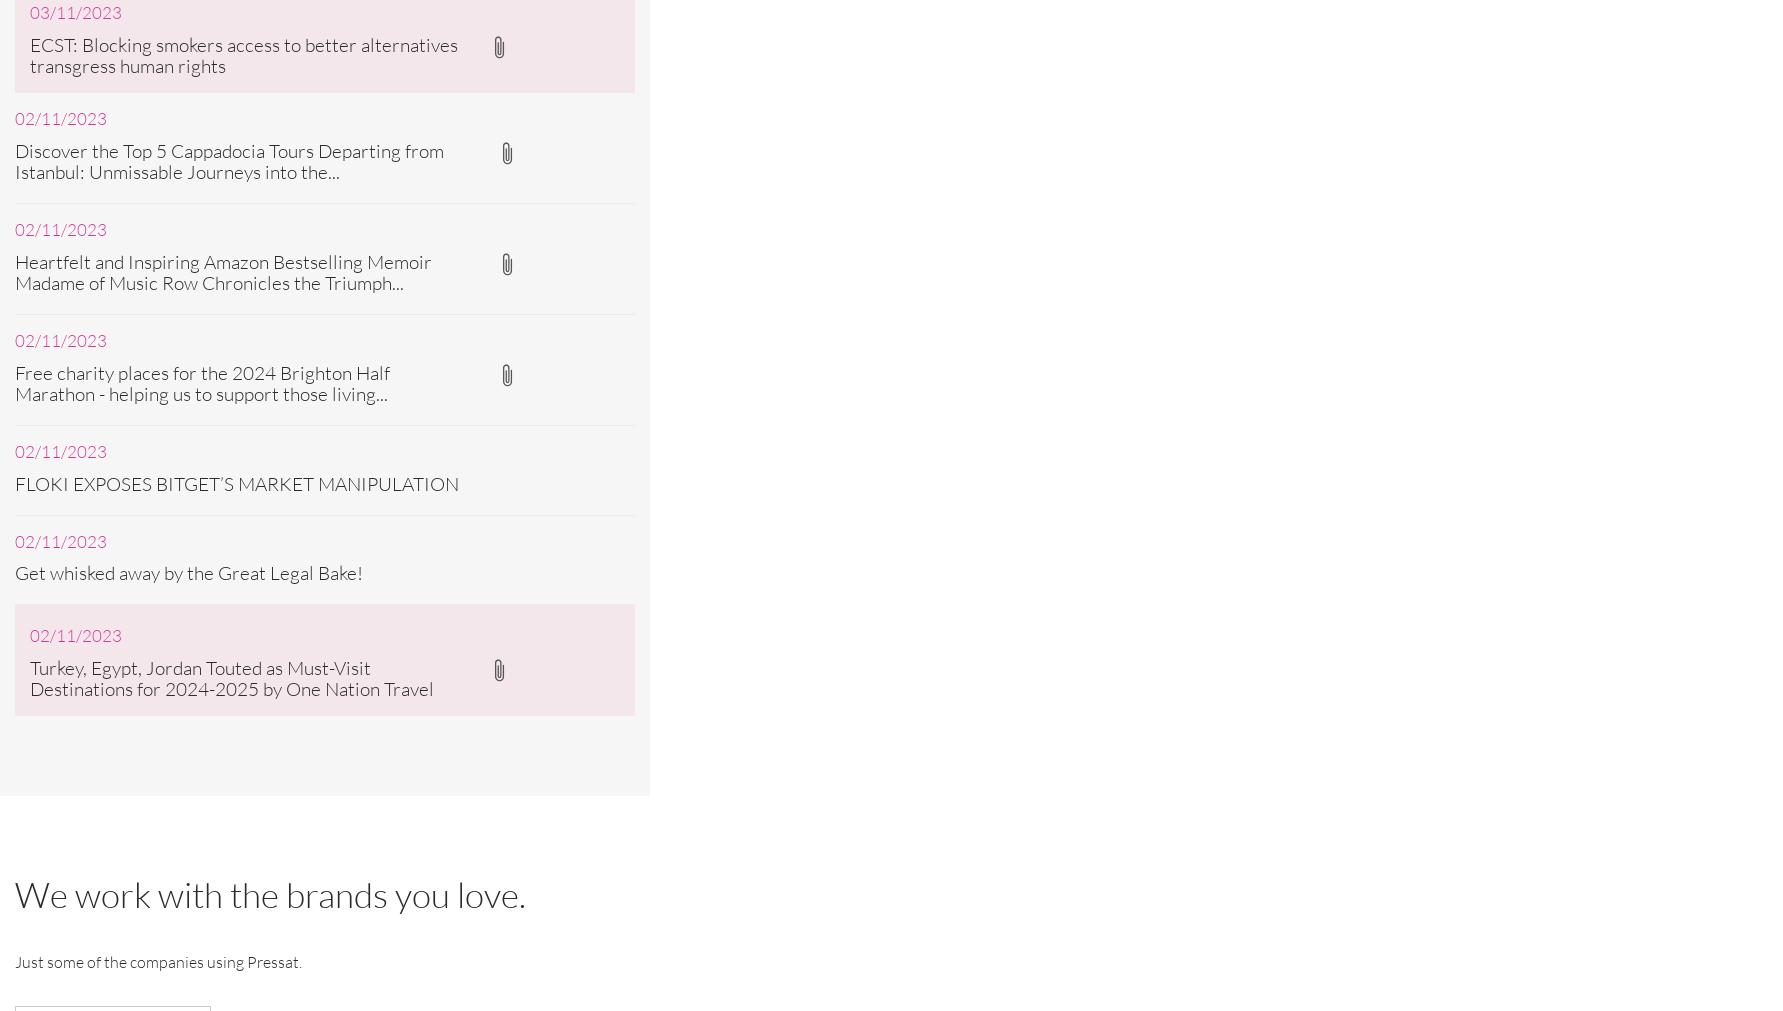  I want to click on 'Discover the Top 5 Cappadocia Tours Departing from Istanbul: Unmissable Journeys into the...', so click(14, 159).